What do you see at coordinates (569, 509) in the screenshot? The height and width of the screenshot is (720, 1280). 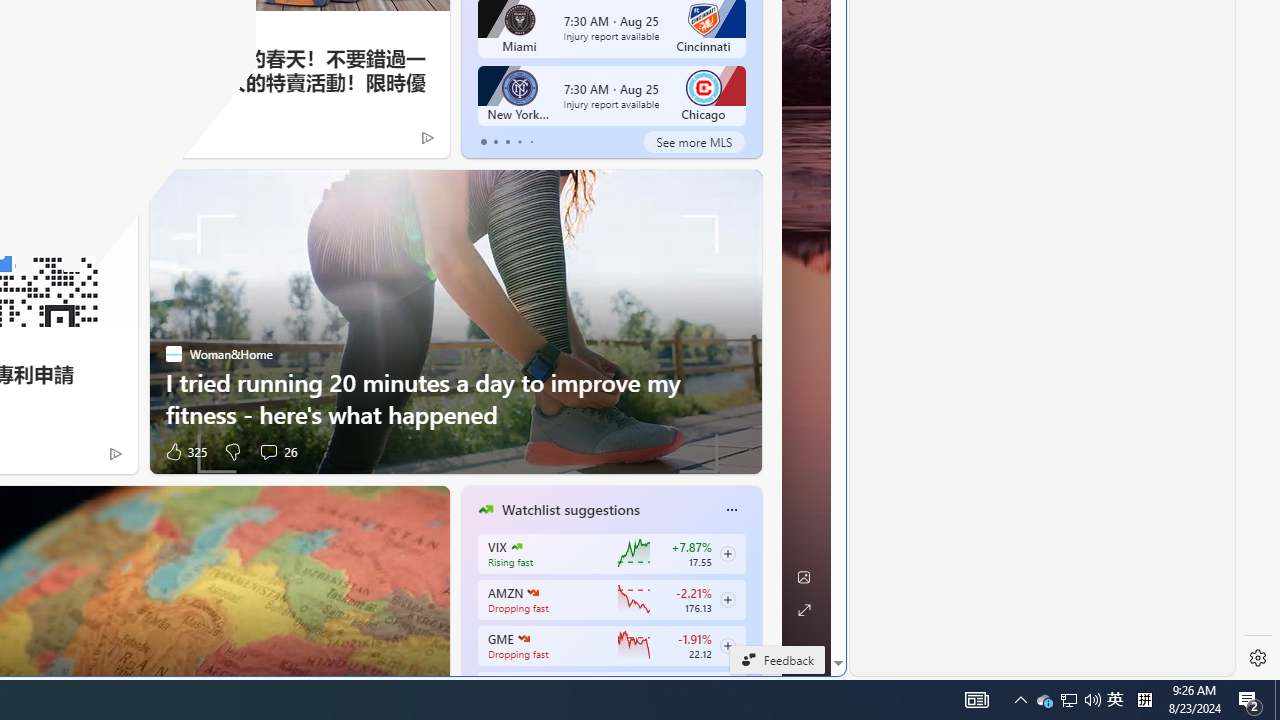 I see `'Watchlist suggestions'` at bounding box center [569, 509].